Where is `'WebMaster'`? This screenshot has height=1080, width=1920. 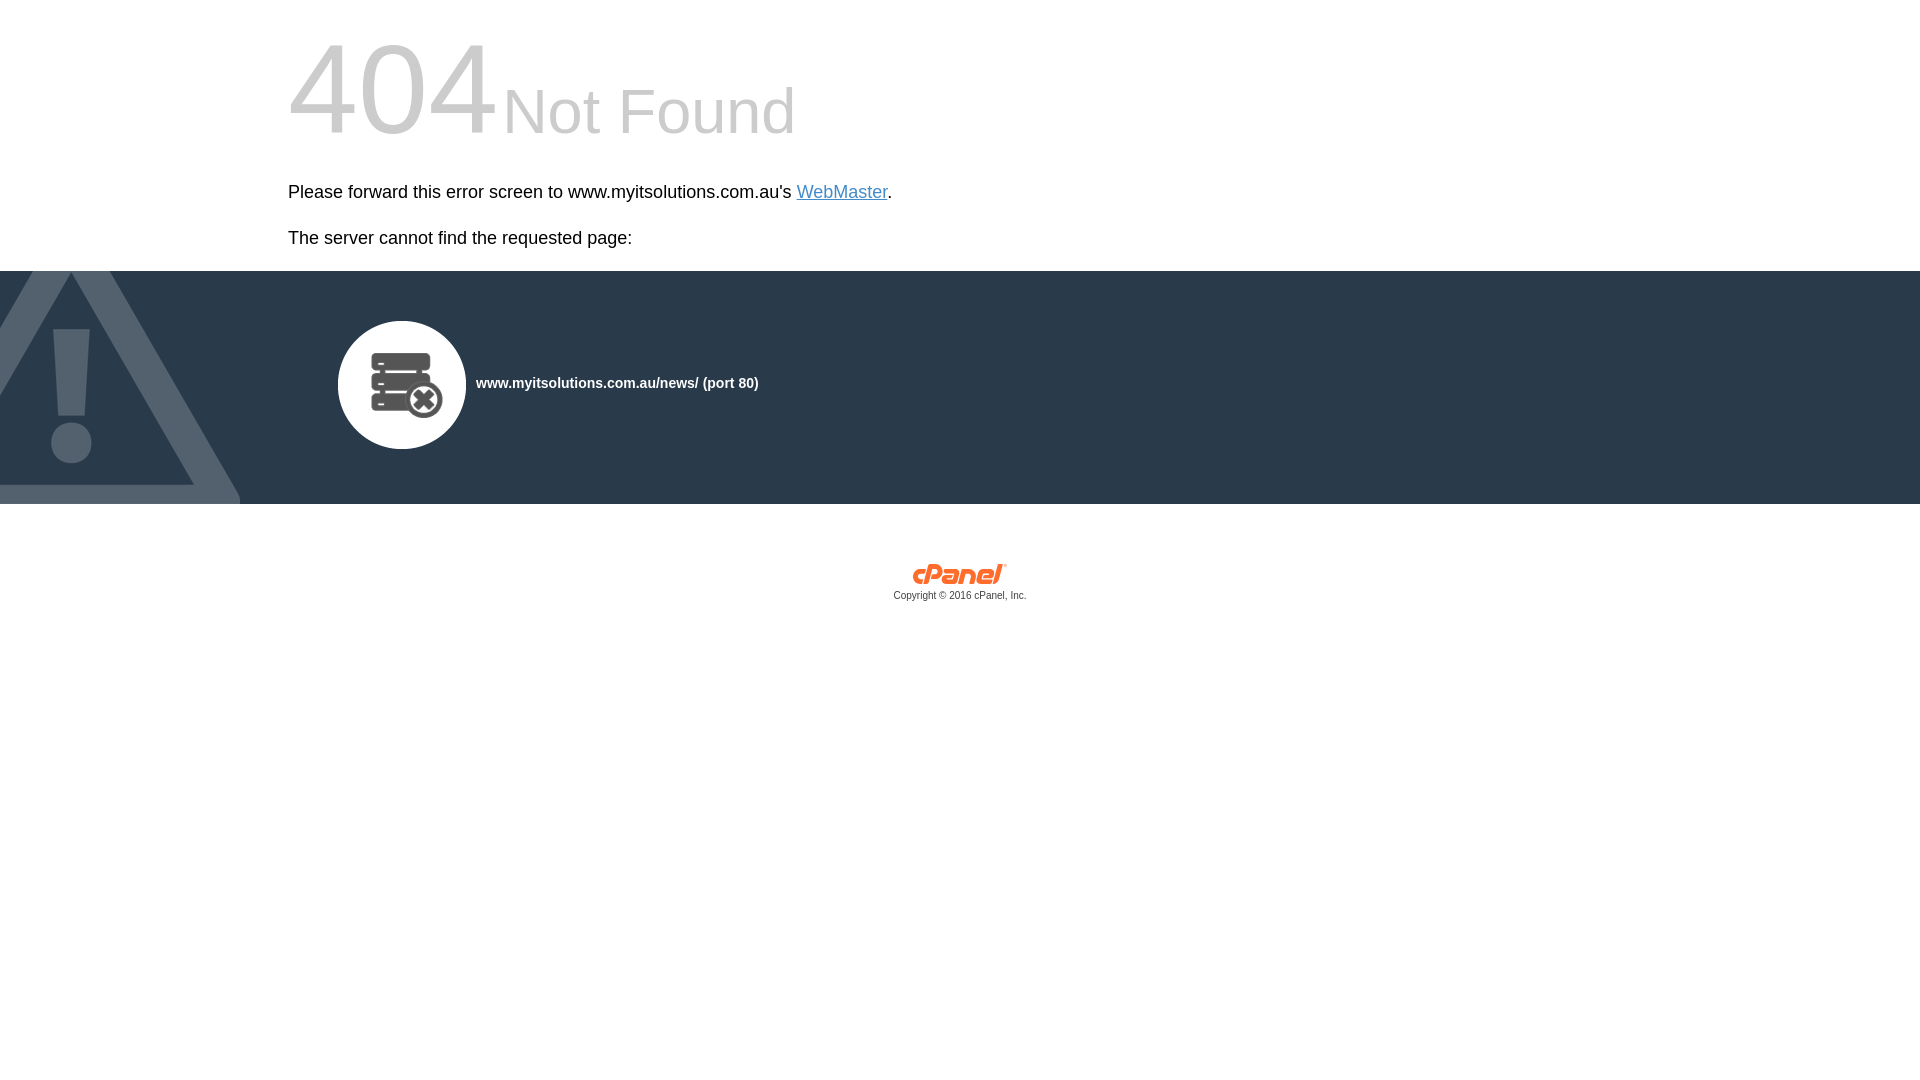 'WebMaster' is located at coordinates (842, 192).